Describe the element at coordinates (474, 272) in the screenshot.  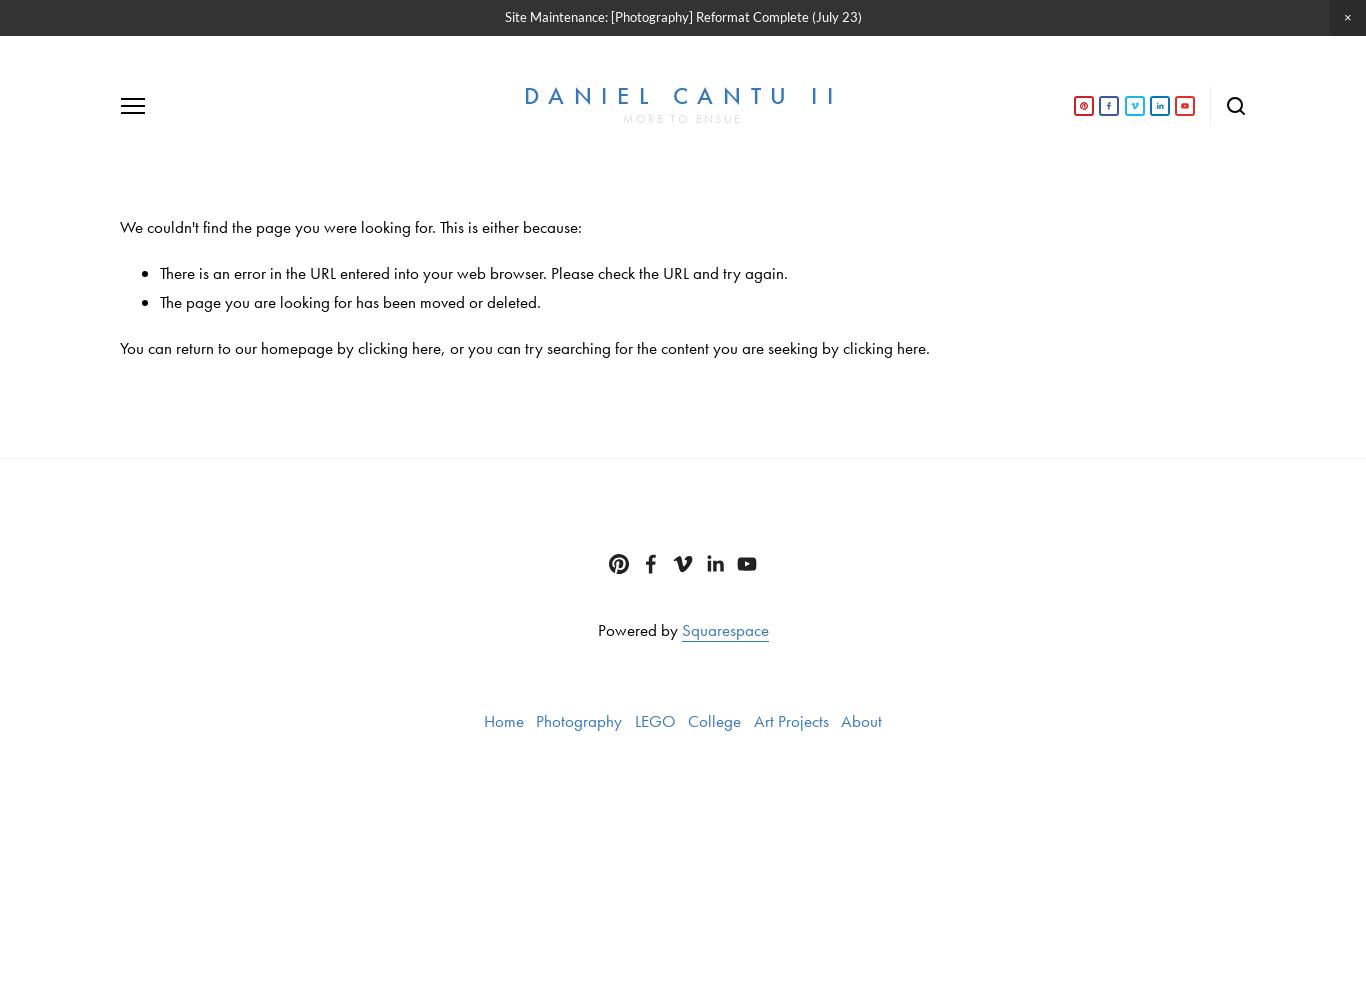
I see `'There is an error in the URL entered into your web browser. Please check the URL and try again.'` at that location.